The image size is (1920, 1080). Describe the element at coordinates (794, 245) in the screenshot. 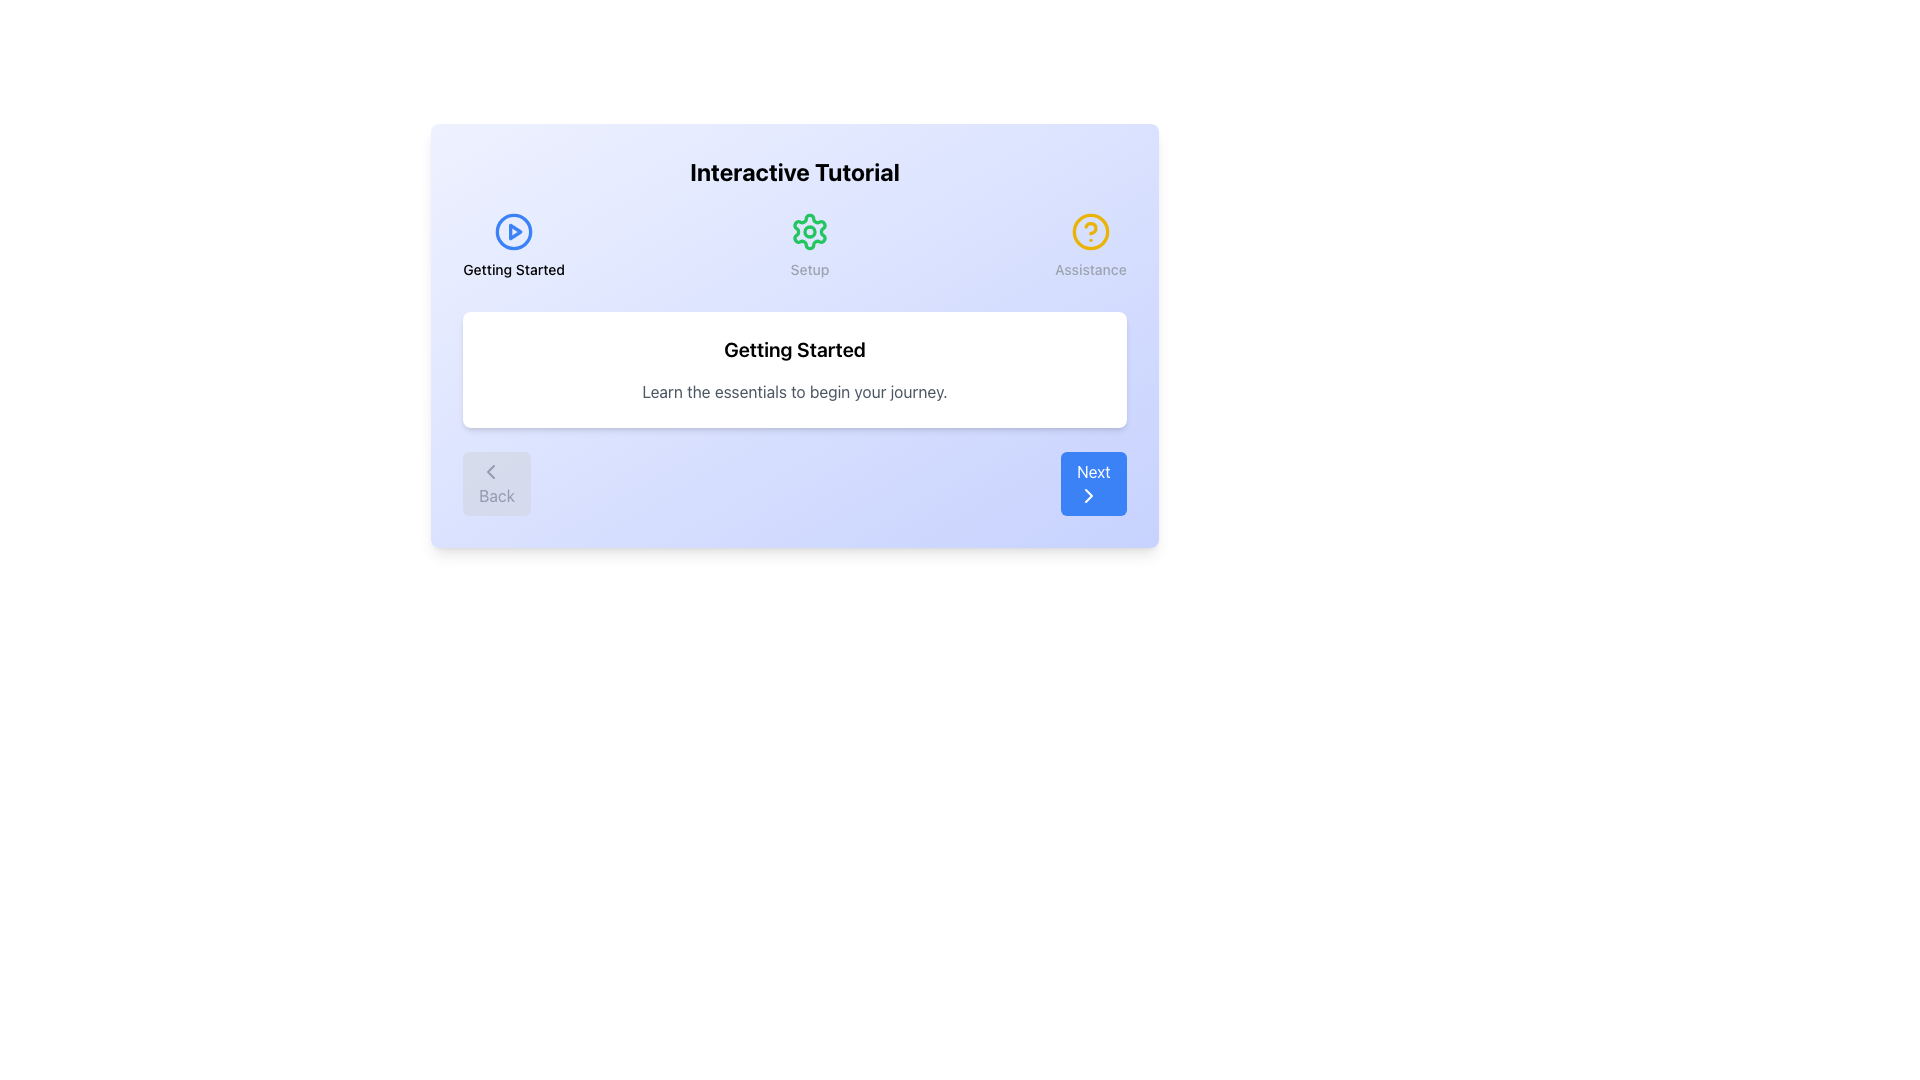

I see `the 'Setup' navigation item, which is the second segment in the navigation bar under 'Interactive Tutorial', featuring a green gear icon and labeled text` at that location.